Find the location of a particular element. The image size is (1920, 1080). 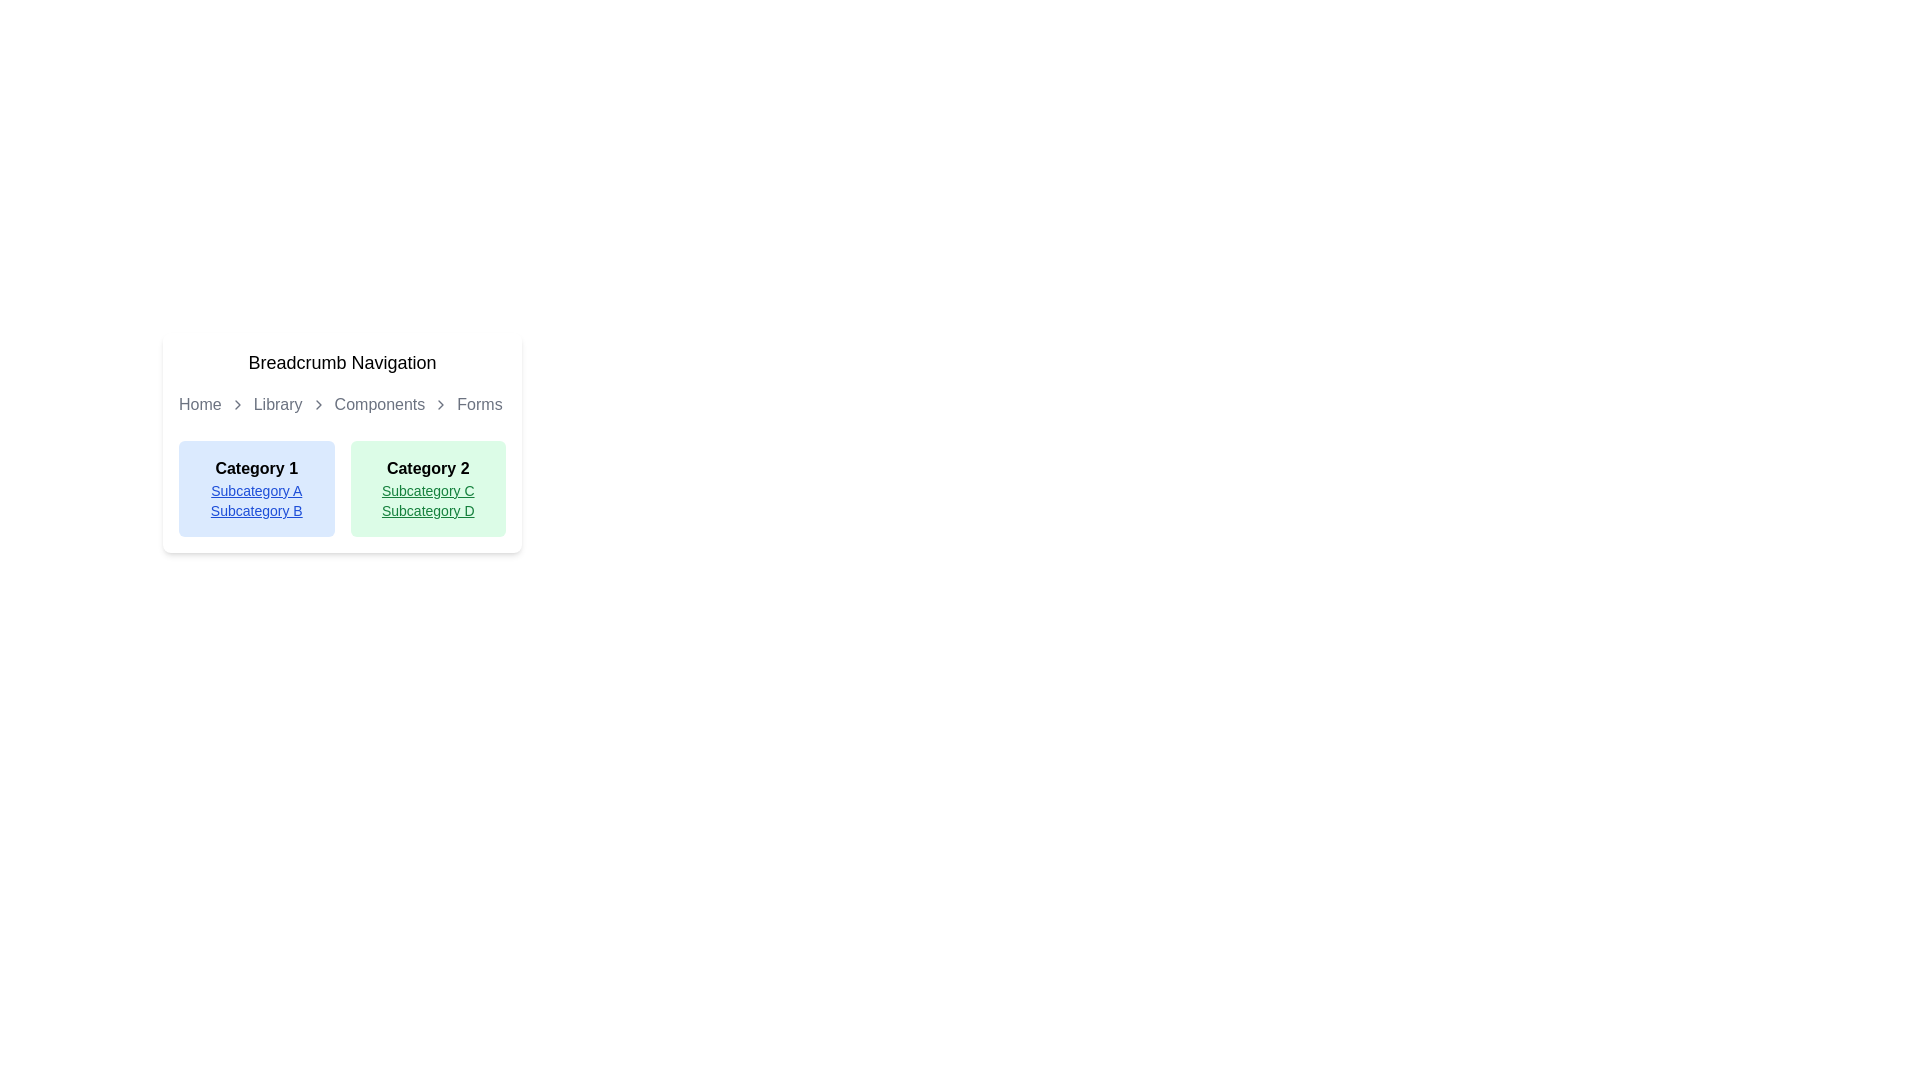

the 'Library' text link within the breadcrumb navigation component is located at coordinates (277, 405).